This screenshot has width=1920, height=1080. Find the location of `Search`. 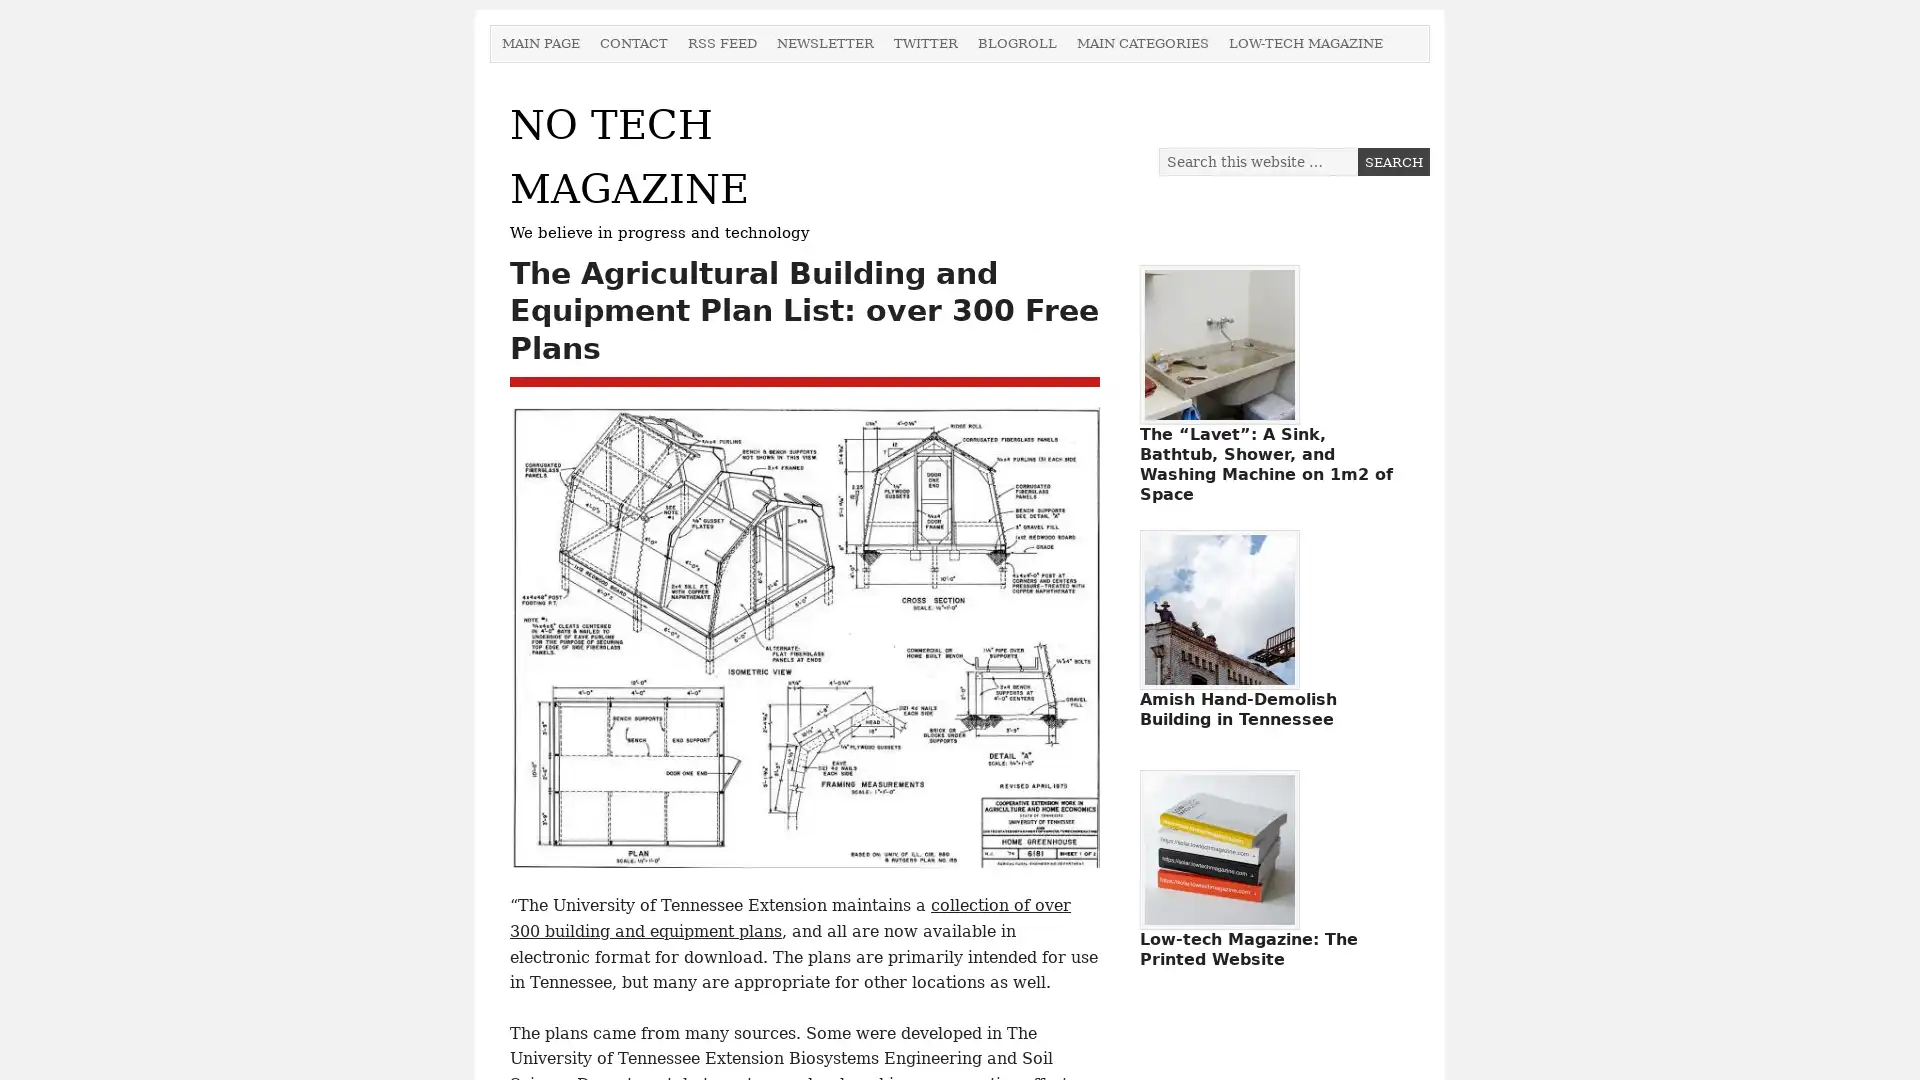

Search is located at coordinates (1392, 160).